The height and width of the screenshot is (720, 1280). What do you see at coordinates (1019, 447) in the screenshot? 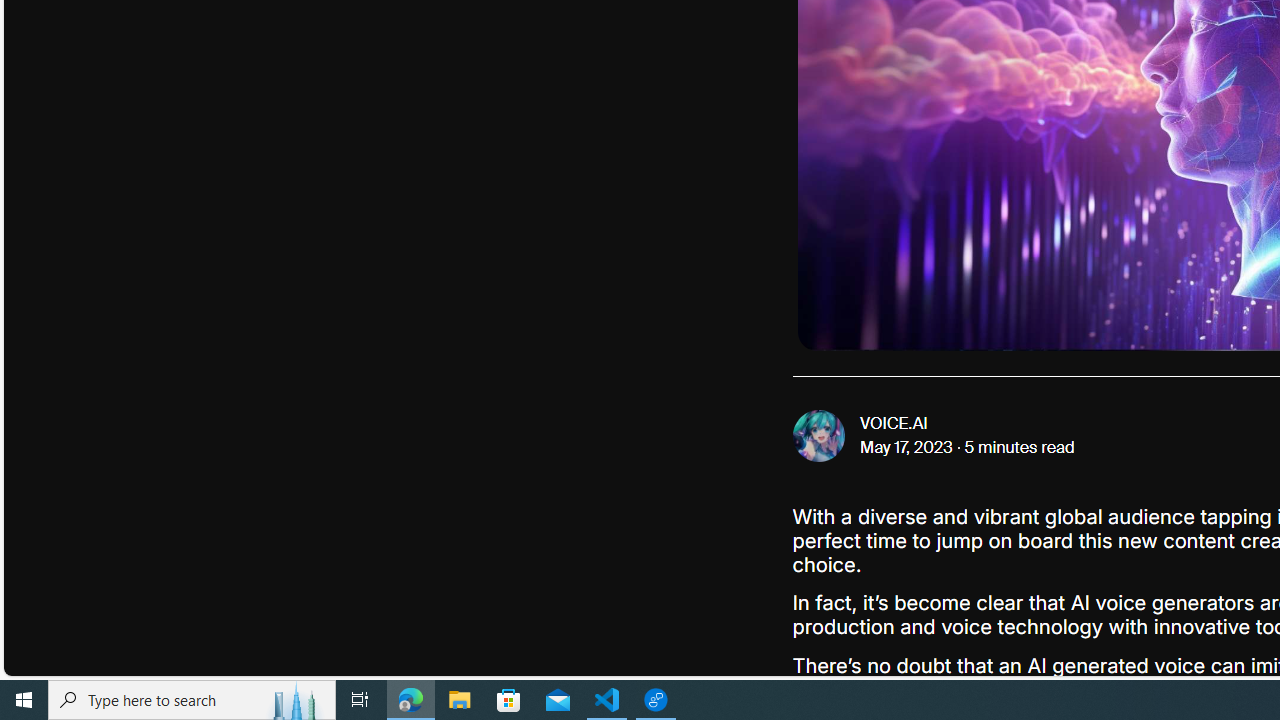
I see `'5 minutes read'` at bounding box center [1019, 447].